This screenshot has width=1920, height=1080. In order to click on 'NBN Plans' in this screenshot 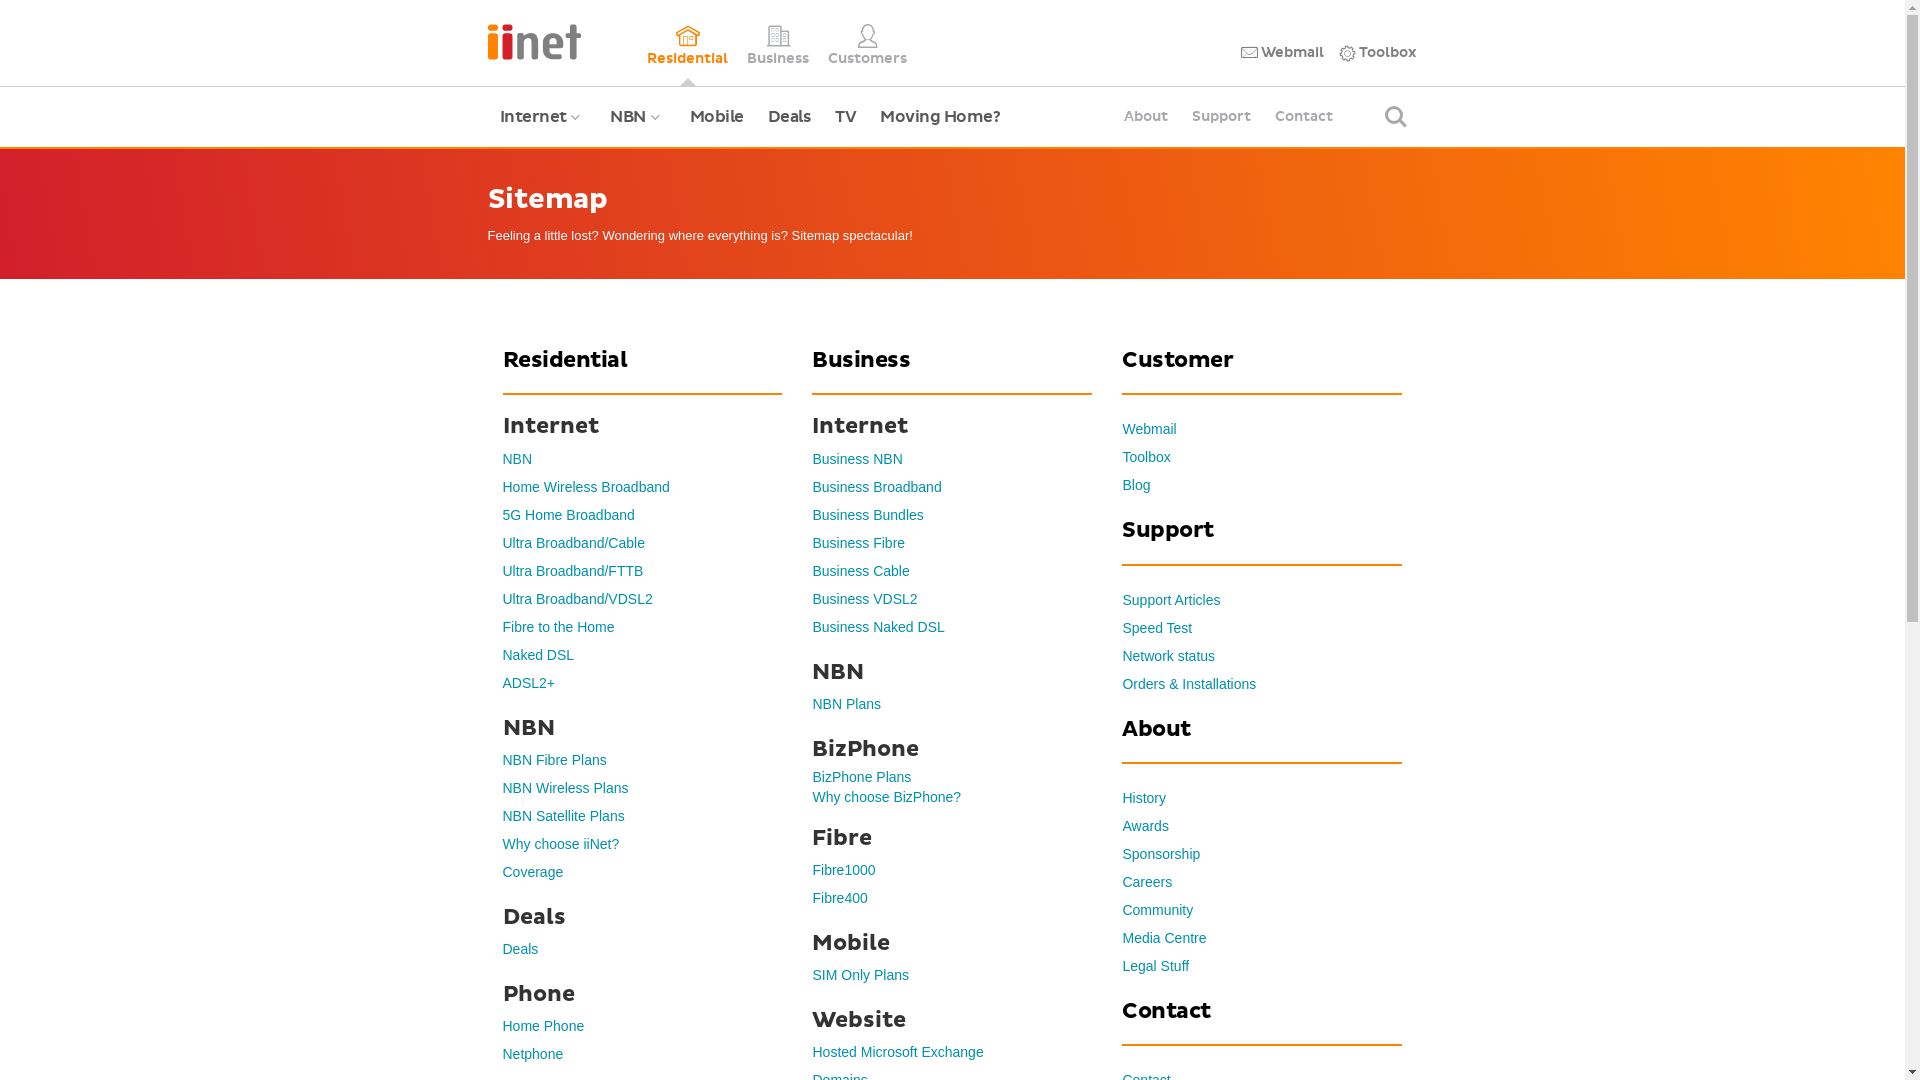, I will do `click(845, 703)`.